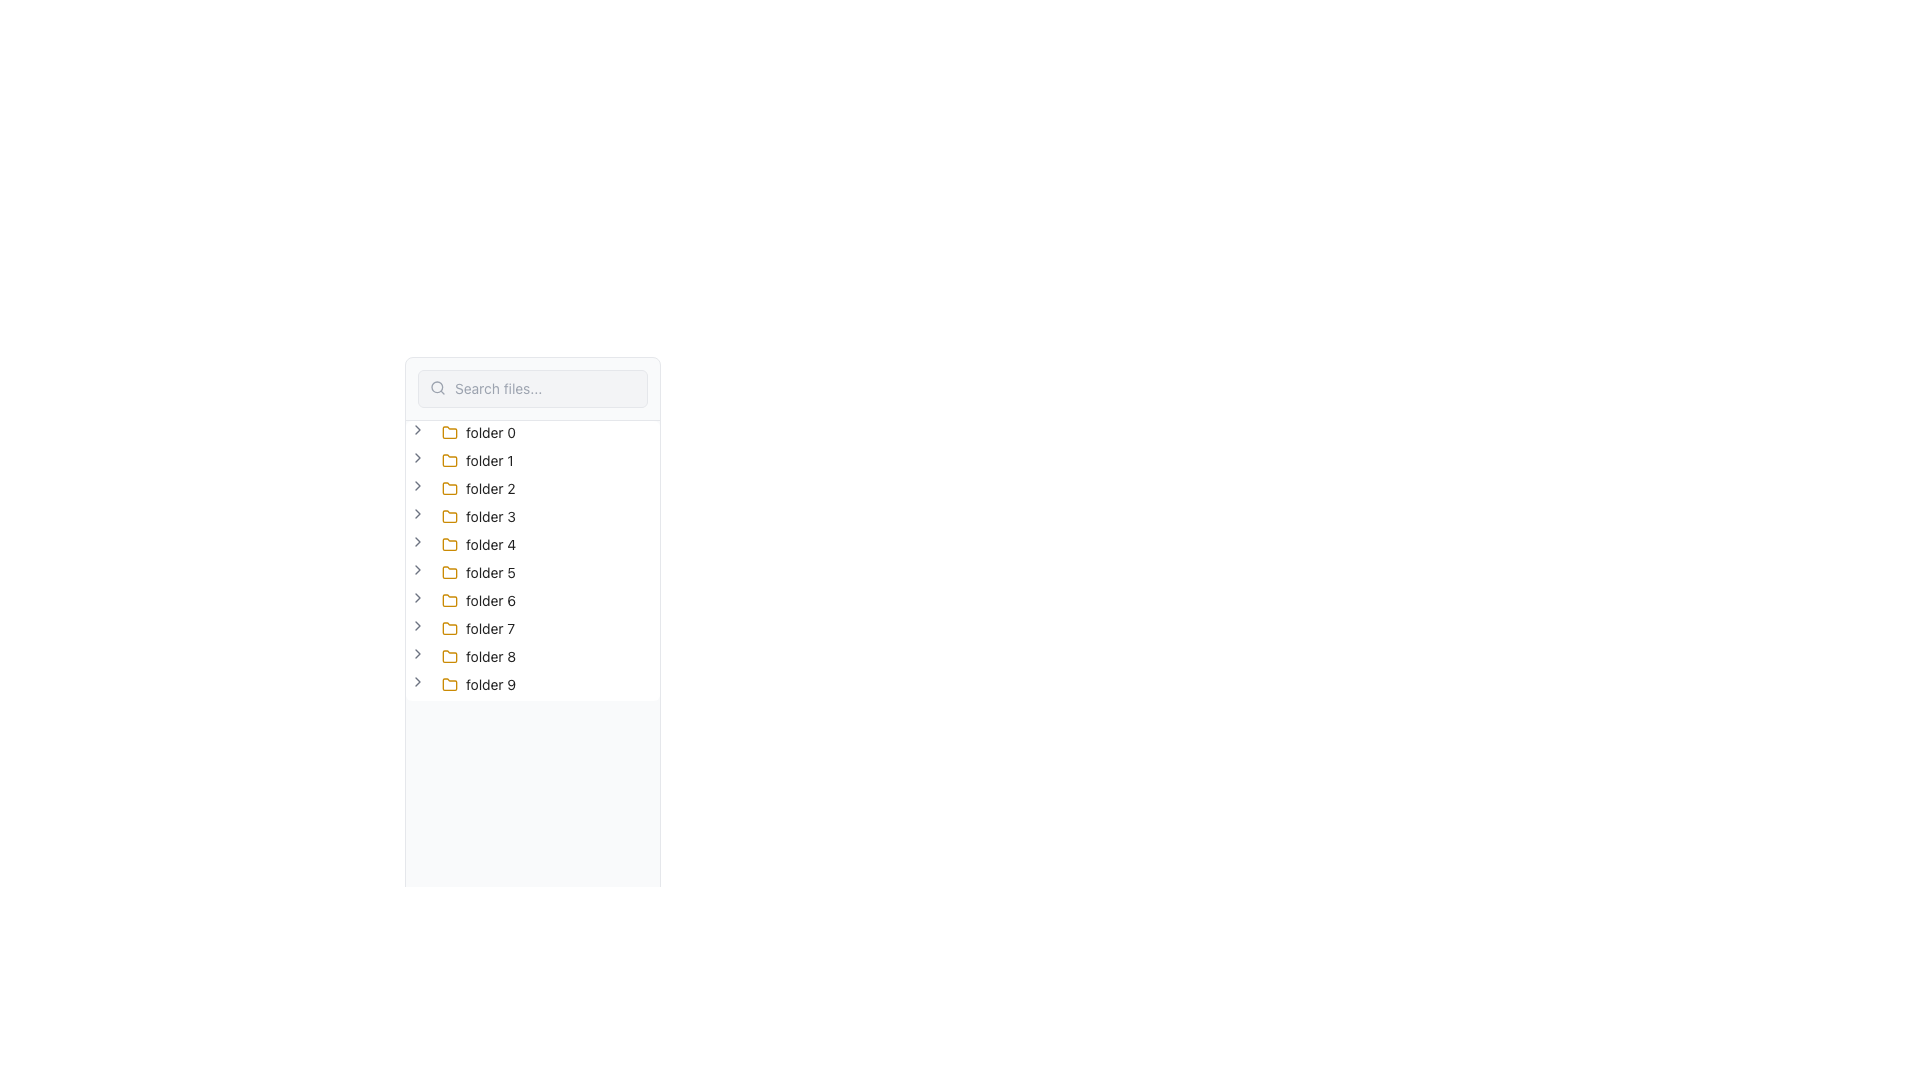 This screenshot has width=1920, height=1080. I want to click on to select the tree item labeled 'folder 8', which is the ninth item in a vertical list of tree items in the sidebar interface, so click(464, 656).